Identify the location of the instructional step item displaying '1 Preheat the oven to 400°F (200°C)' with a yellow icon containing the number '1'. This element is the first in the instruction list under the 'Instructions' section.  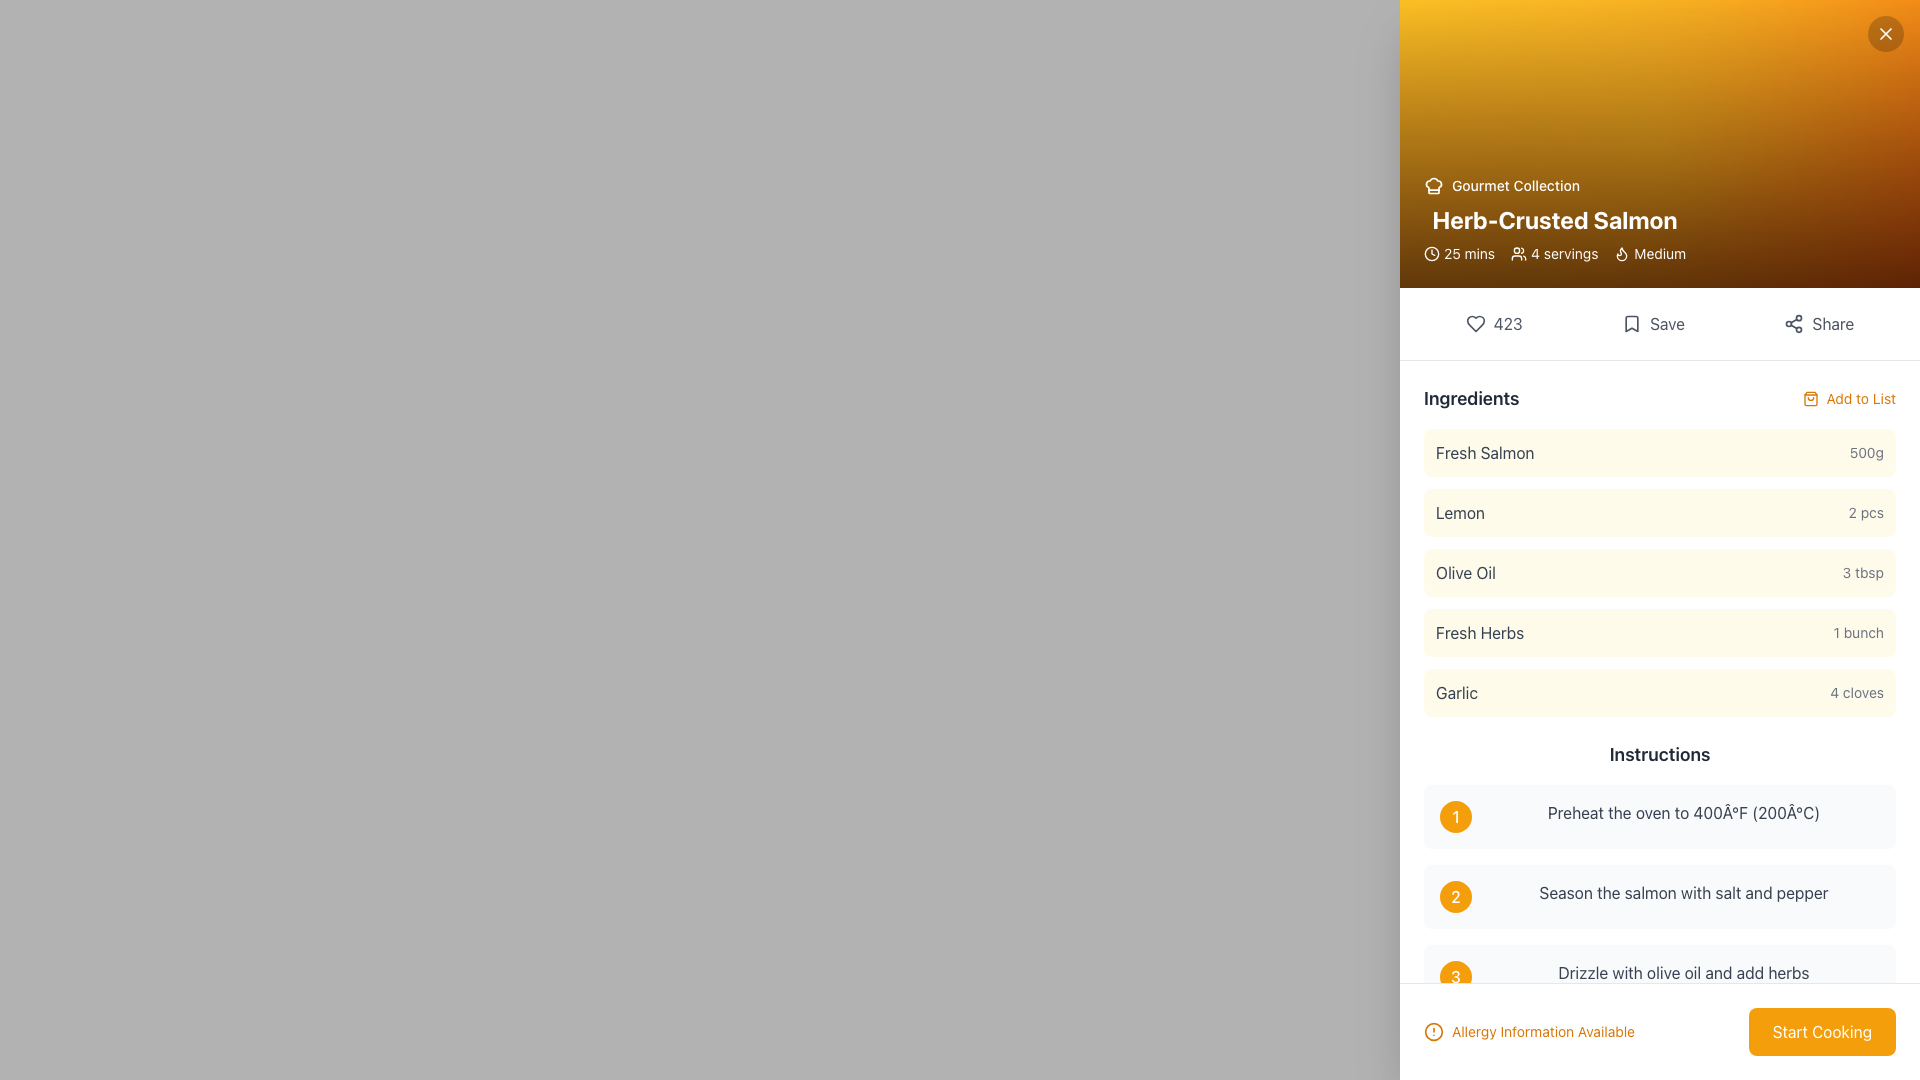
(1660, 817).